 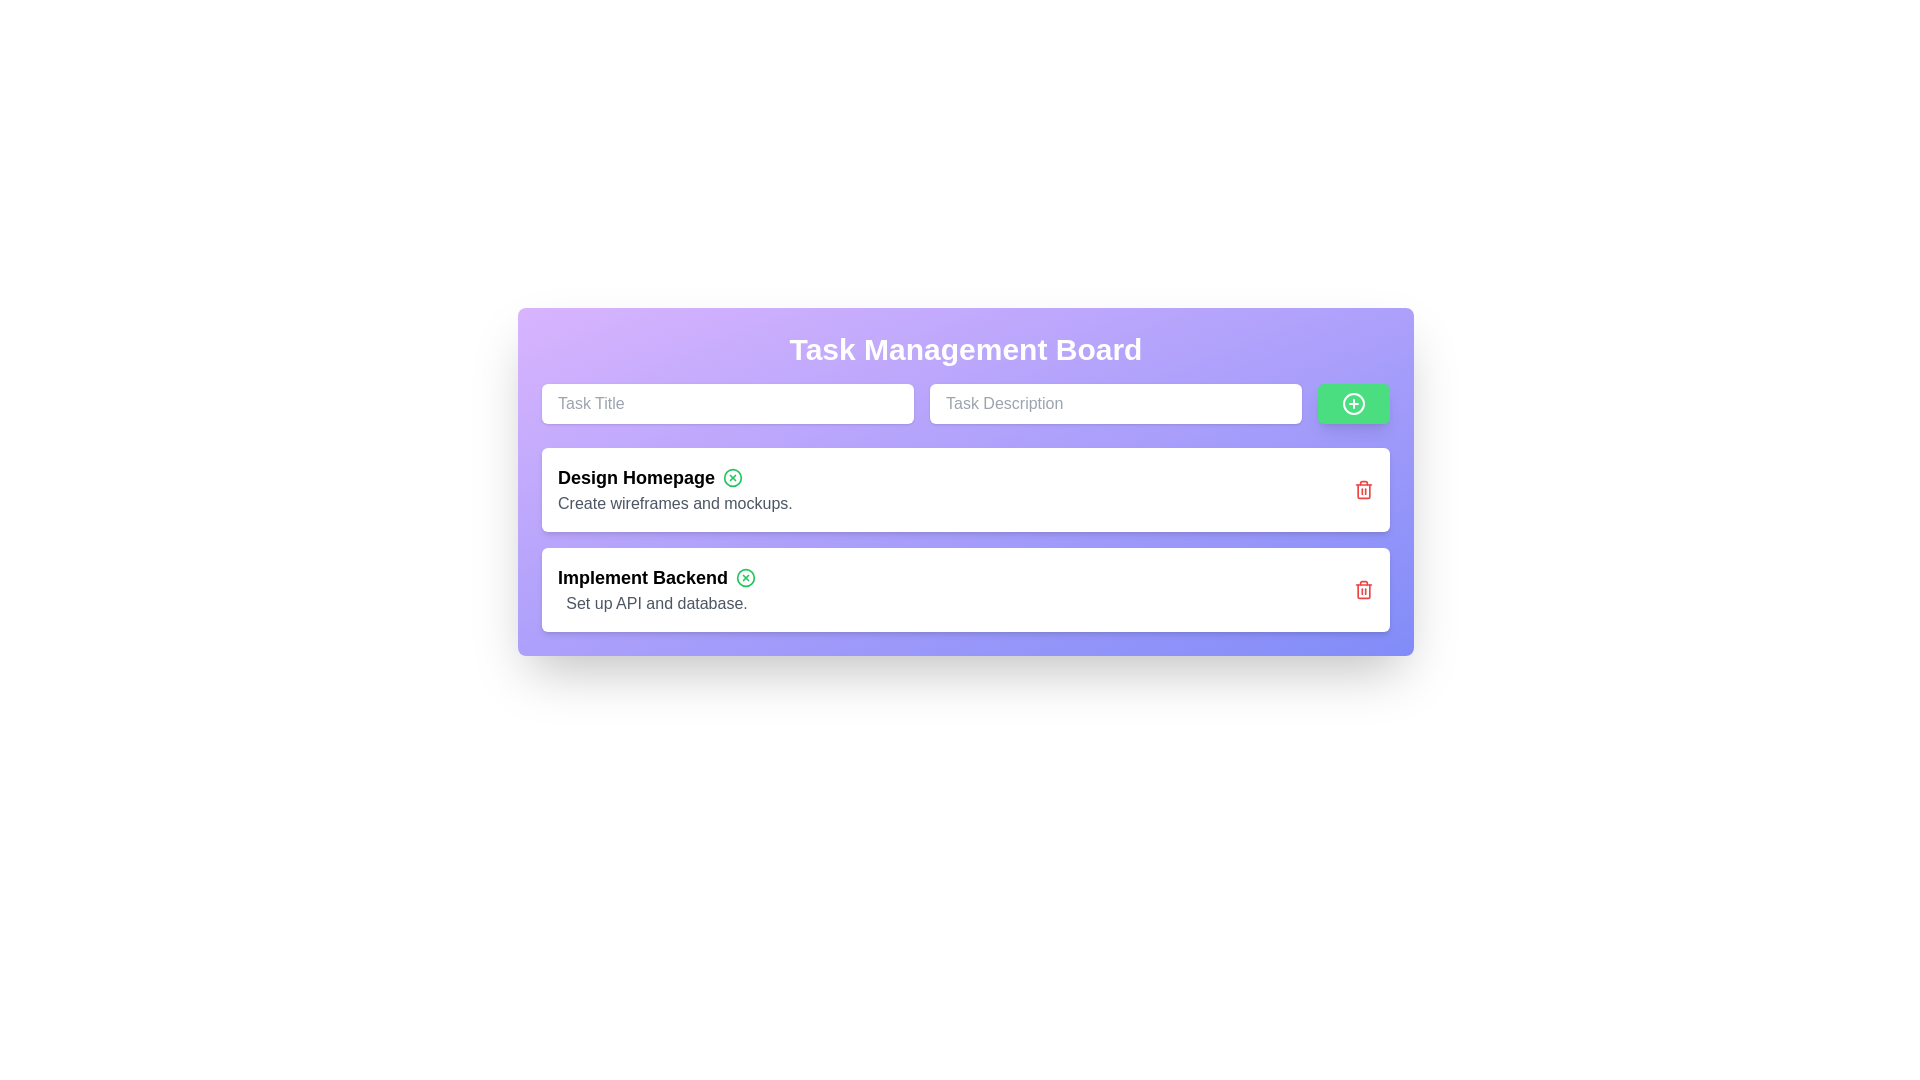 What do you see at coordinates (1362, 589) in the screenshot?
I see `the delete button located at the far right of the 'Implement Backend' task section` at bounding box center [1362, 589].